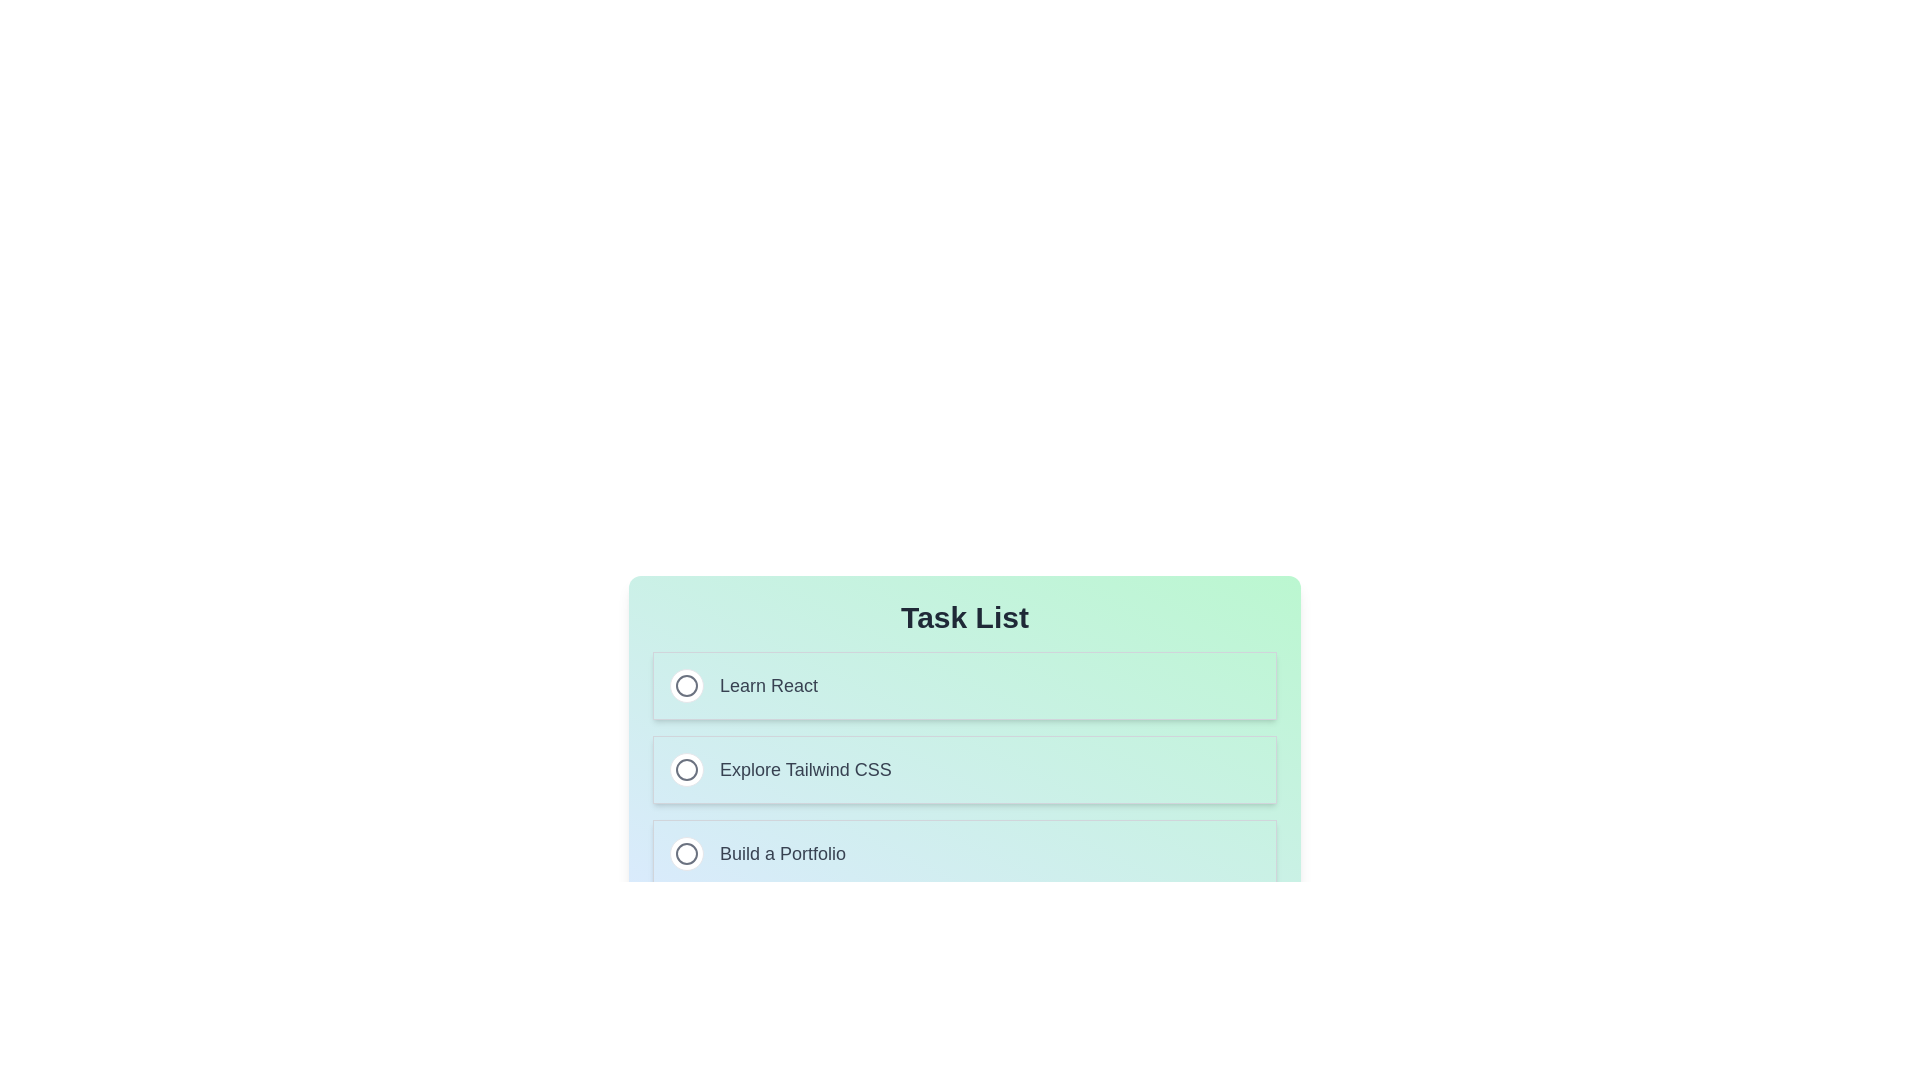  I want to click on the circular indicator icon that serves as a visual marker for the 'Build a Portfolio' item in the 'Task List.', so click(686, 853).